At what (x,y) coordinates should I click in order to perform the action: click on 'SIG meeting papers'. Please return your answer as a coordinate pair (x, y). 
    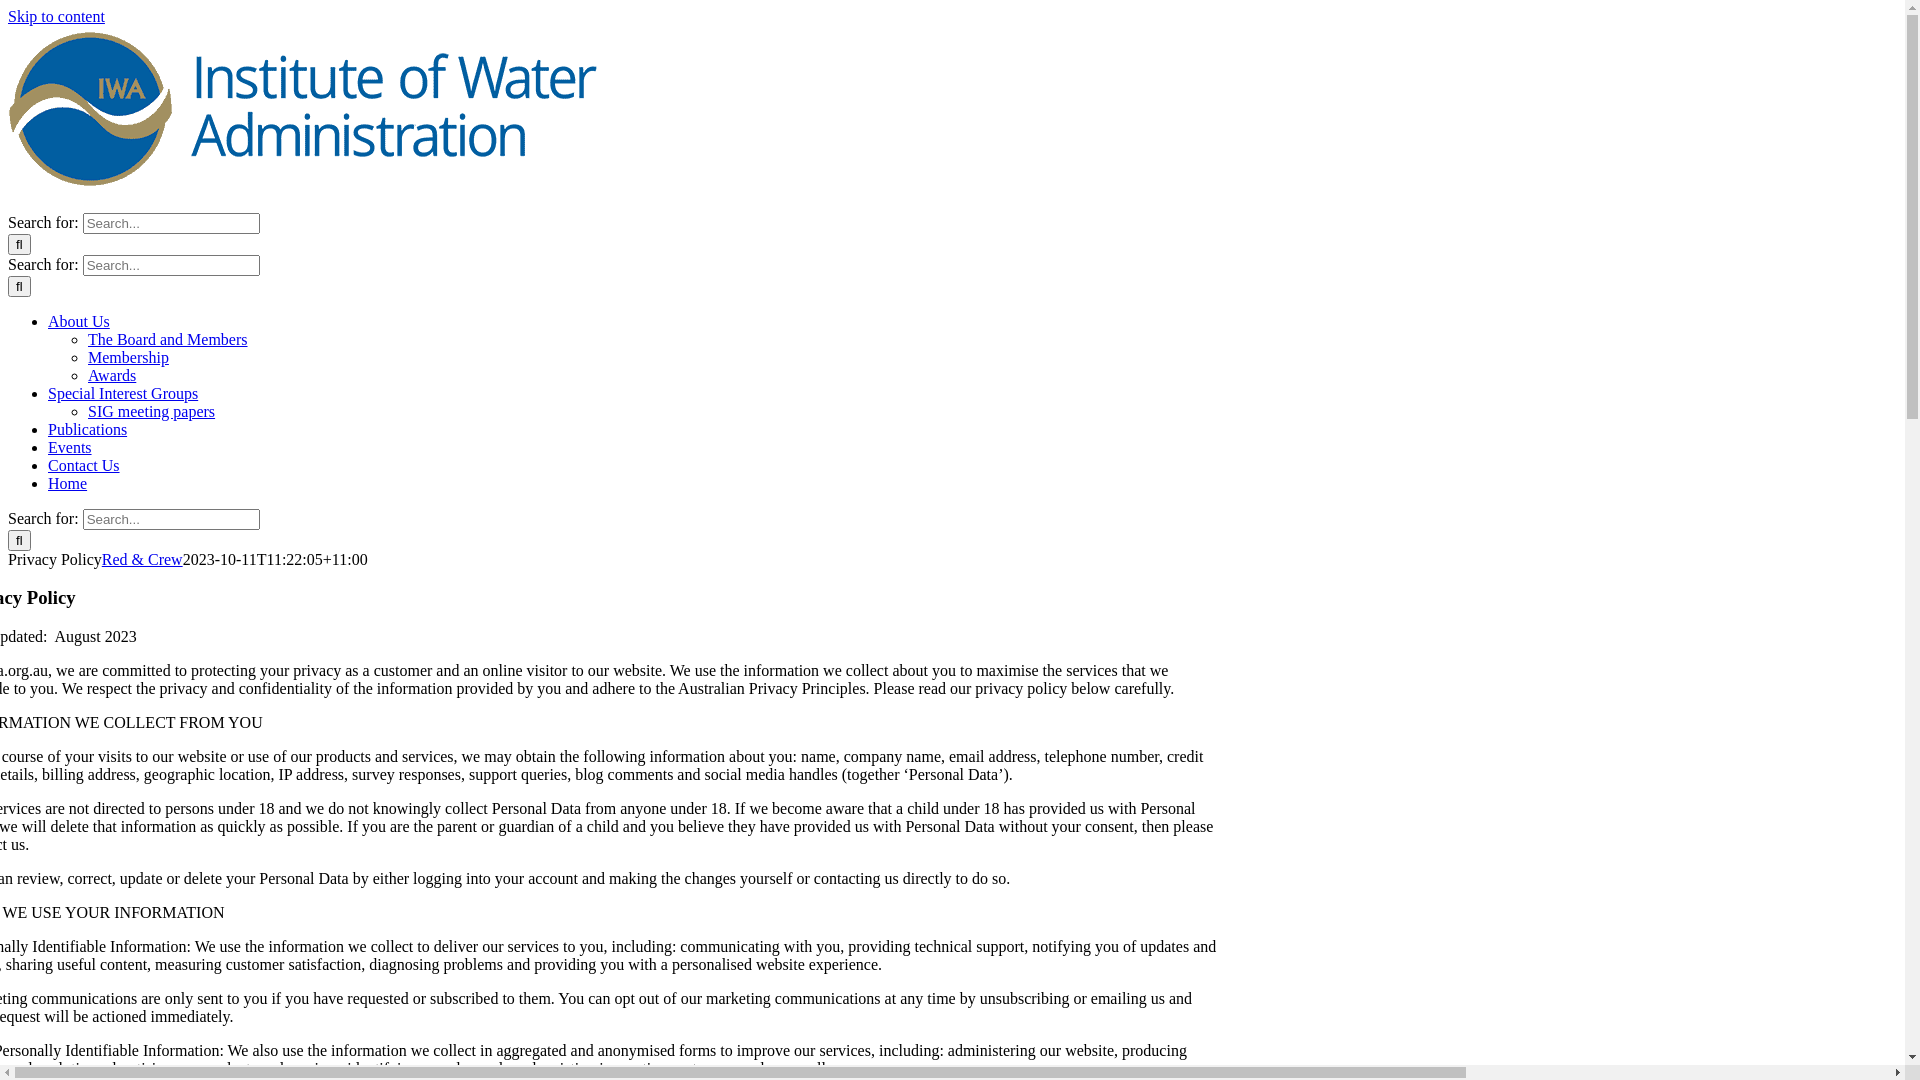
    Looking at the image, I should click on (150, 410).